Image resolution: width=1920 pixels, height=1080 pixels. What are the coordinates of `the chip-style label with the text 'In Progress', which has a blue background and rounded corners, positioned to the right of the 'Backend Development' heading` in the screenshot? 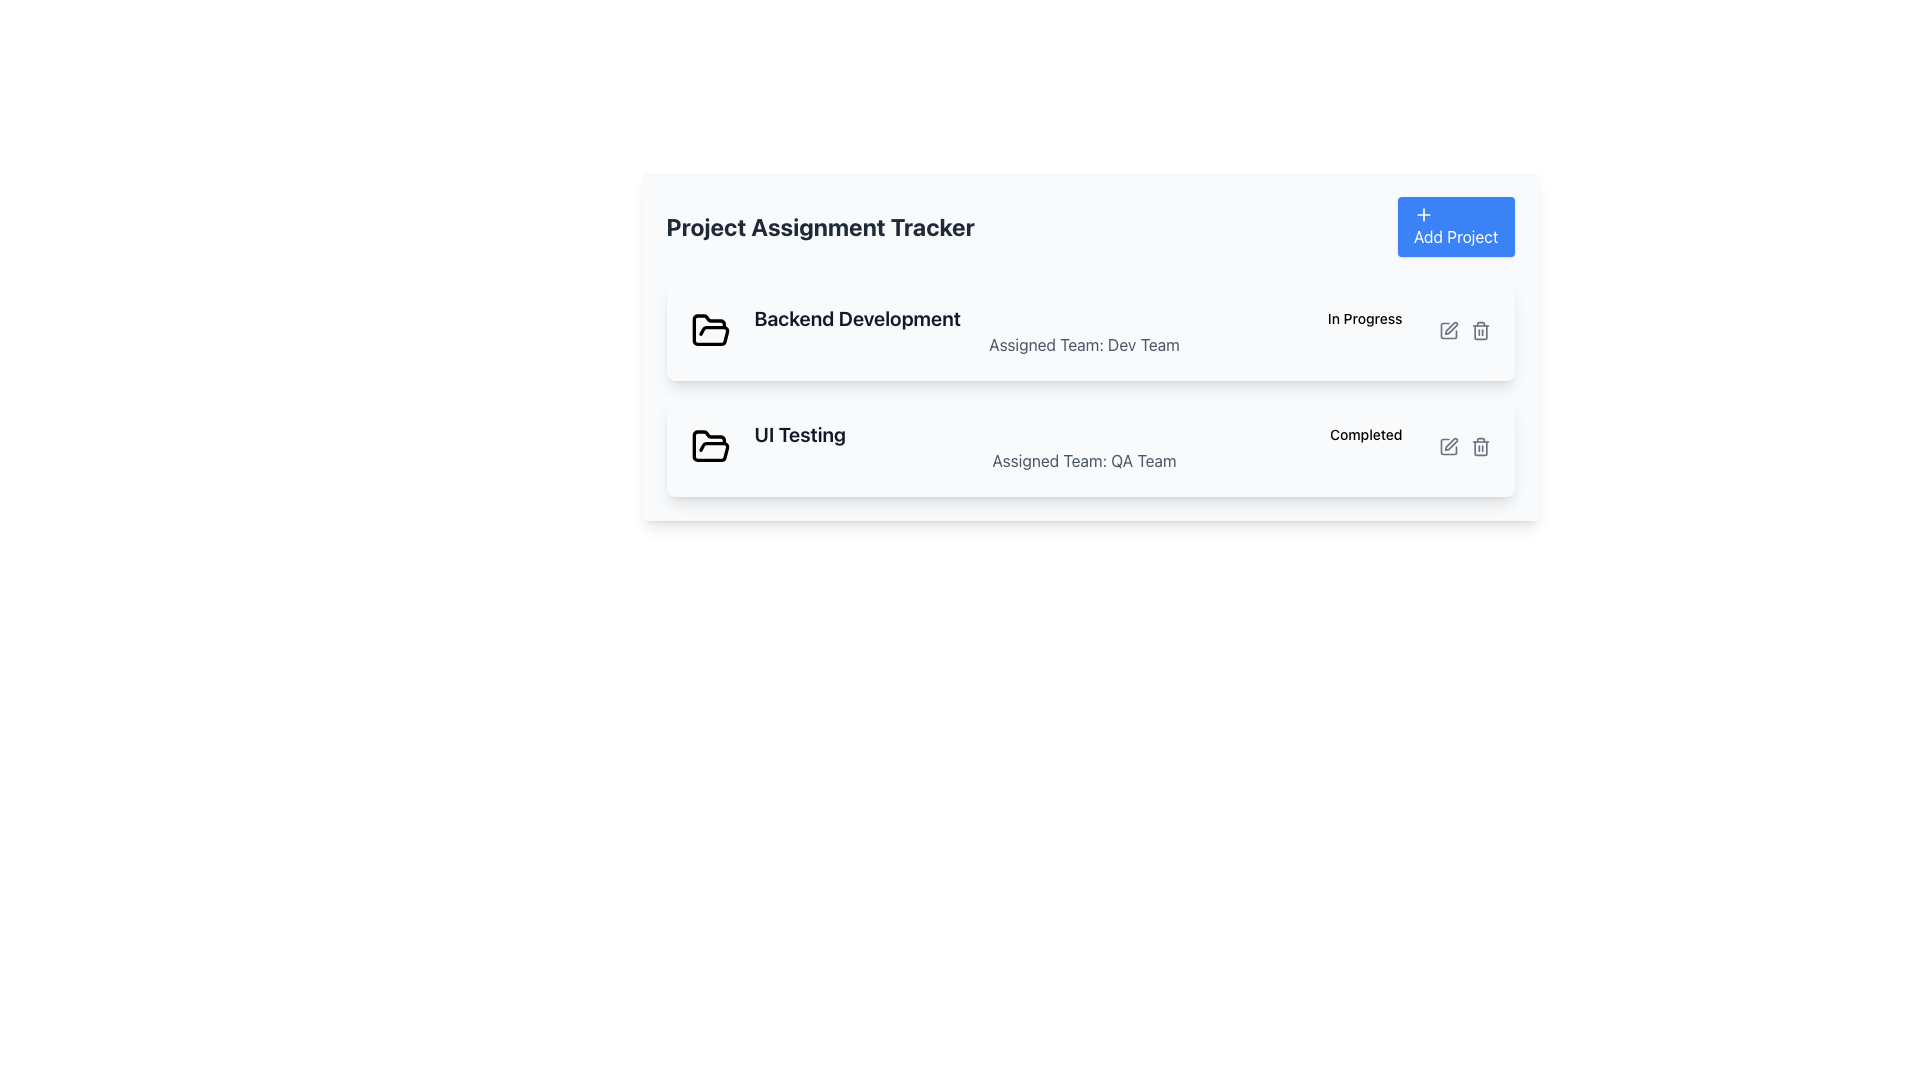 It's located at (1364, 318).